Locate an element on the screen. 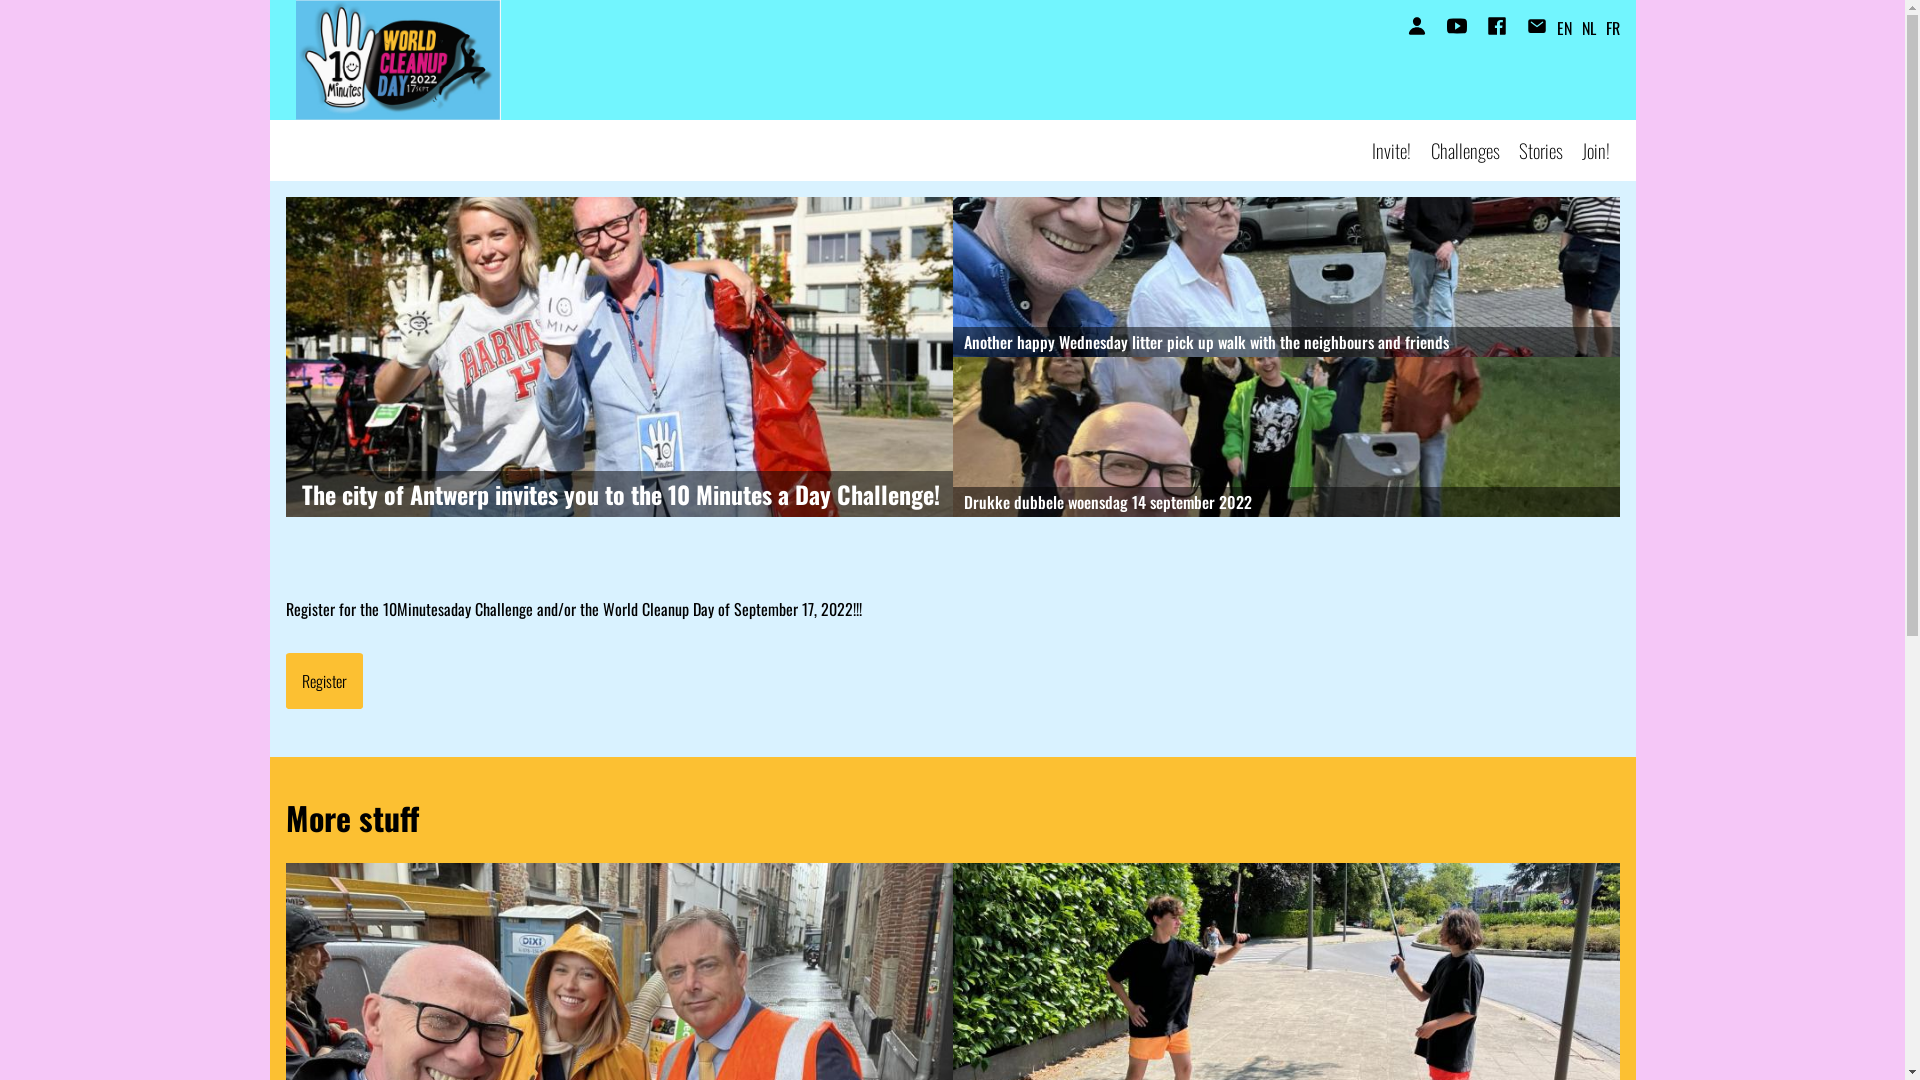 Image resolution: width=1920 pixels, height=1080 pixels. 'Register' is located at coordinates (324, 680).